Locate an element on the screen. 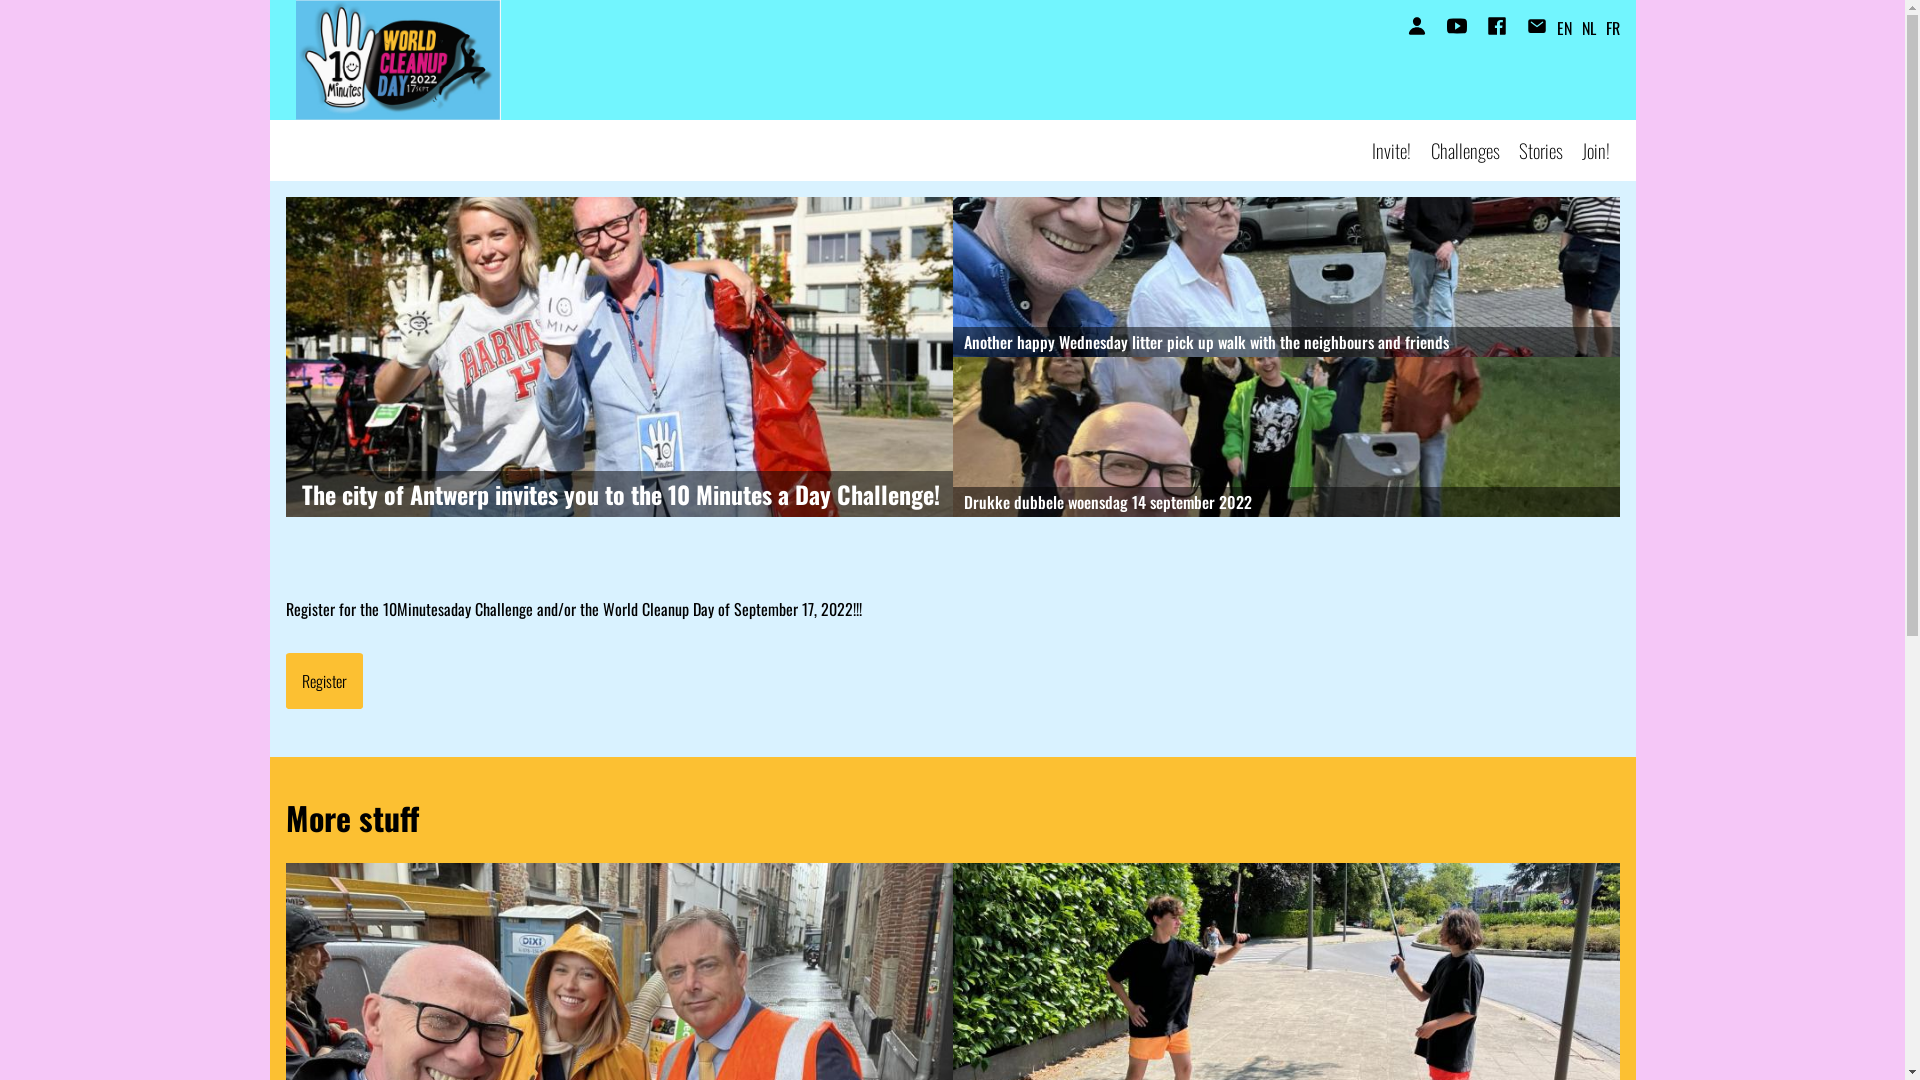 Image resolution: width=1920 pixels, height=1080 pixels. 'Register' is located at coordinates (324, 680).